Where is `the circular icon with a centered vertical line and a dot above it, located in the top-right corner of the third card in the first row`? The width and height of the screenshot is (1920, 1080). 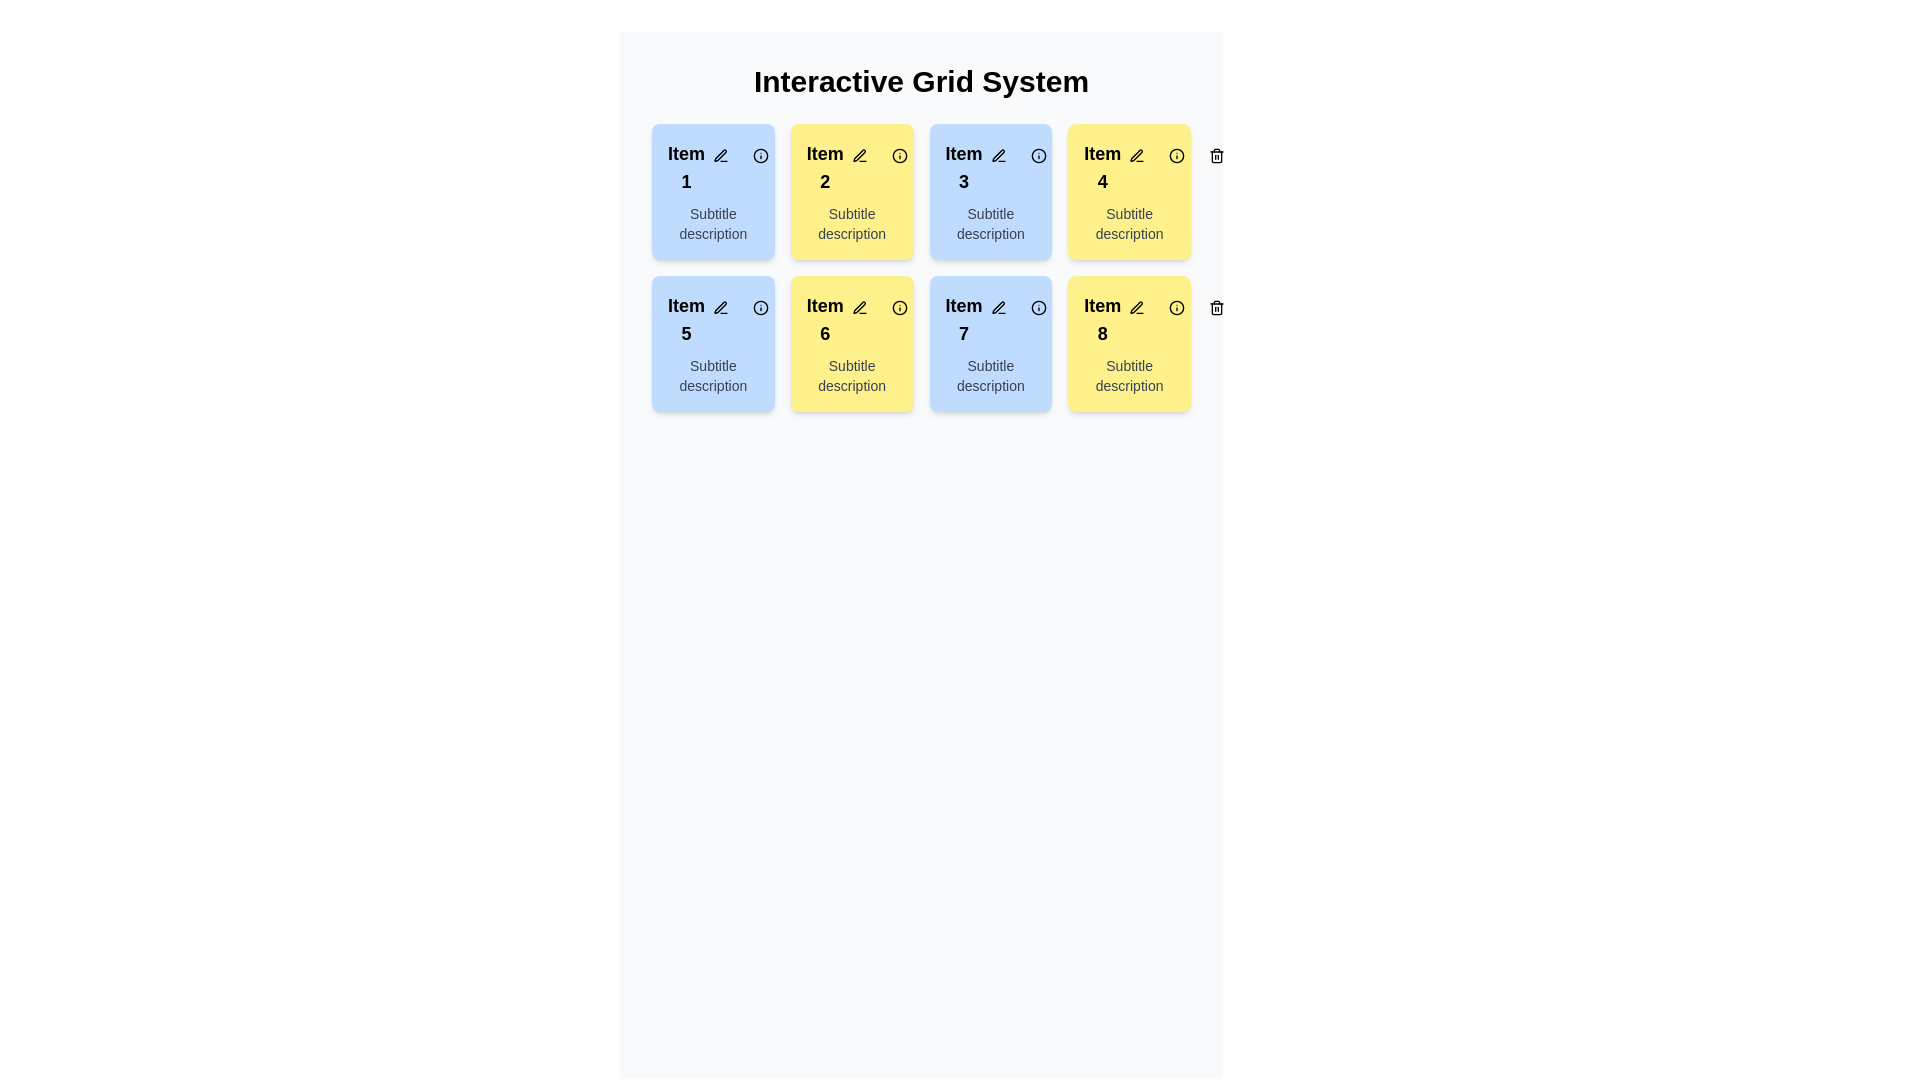 the circular icon with a centered vertical line and a dot above it, located in the top-right corner of the third card in the first row is located at coordinates (1038, 154).